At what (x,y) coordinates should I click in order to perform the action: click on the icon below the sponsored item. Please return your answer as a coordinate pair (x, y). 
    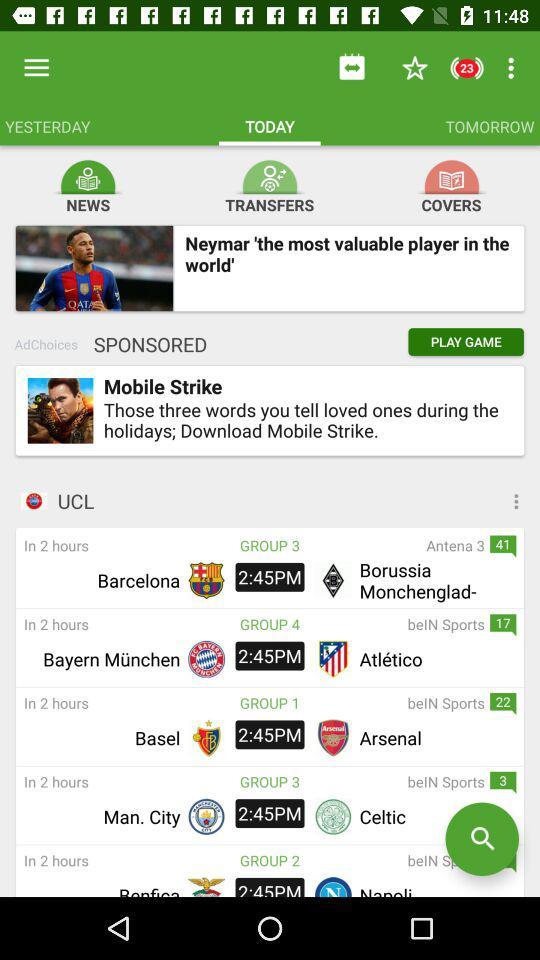
    Looking at the image, I should click on (60, 409).